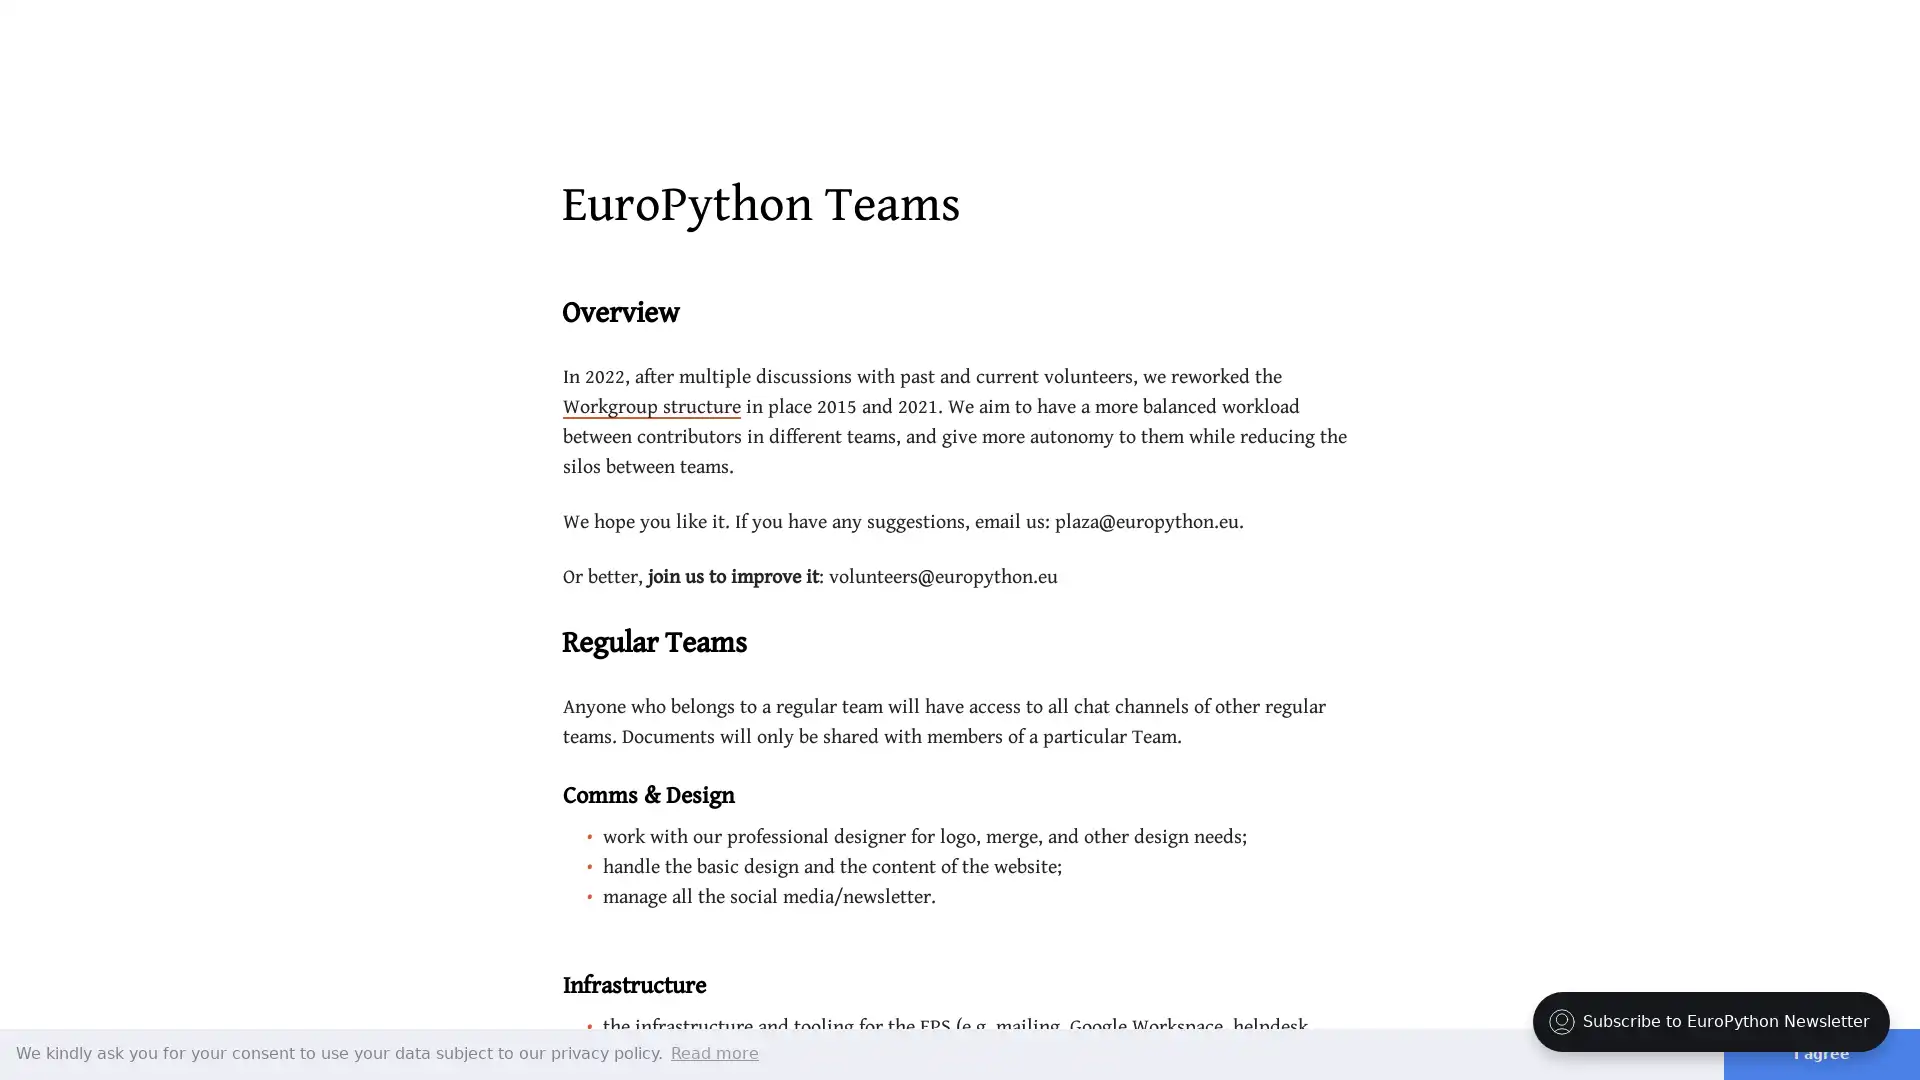 The width and height of the screenshot is (1920, 1080). What do you see at coordinates (715, 1052) in the screenshot?
I see `learn more about cookies` at bounding box center [715, 1052].